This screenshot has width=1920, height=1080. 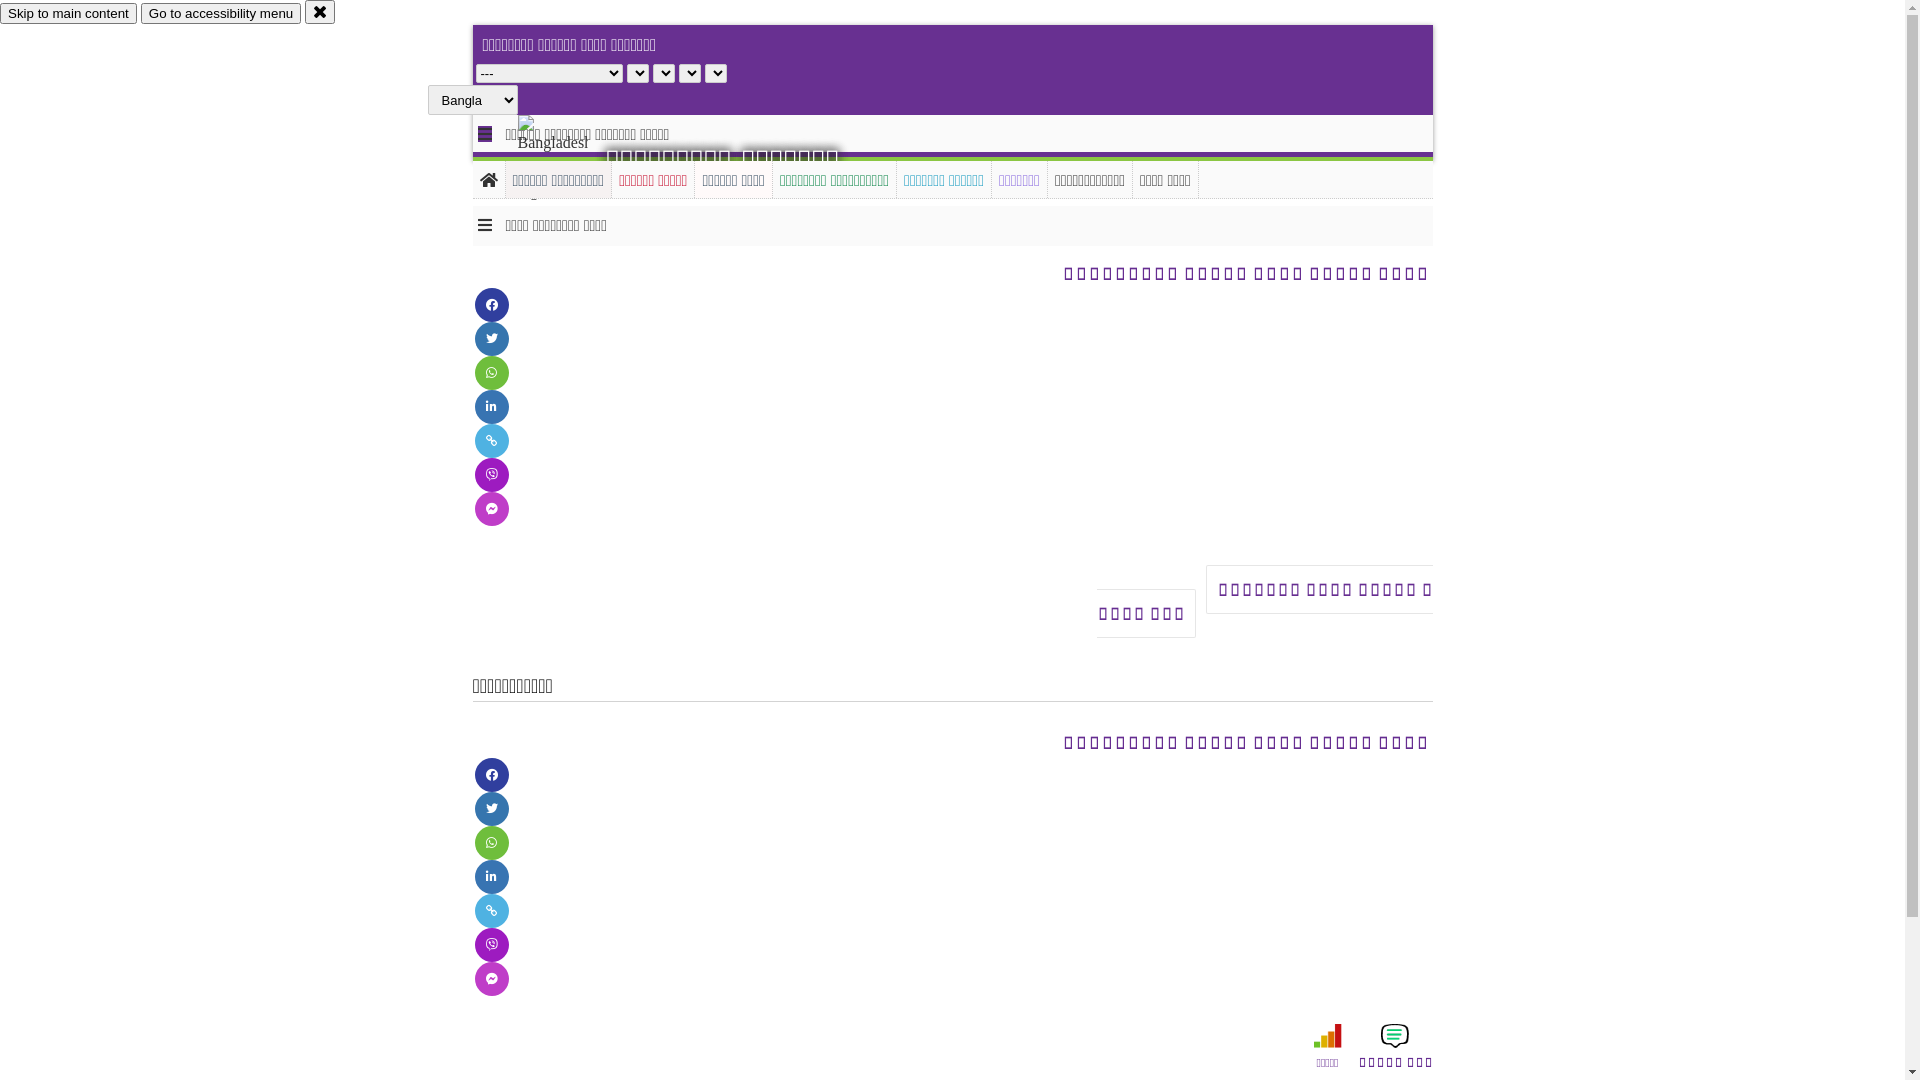 I want to click on 'Skip to main content', so click(x=0, y=13).